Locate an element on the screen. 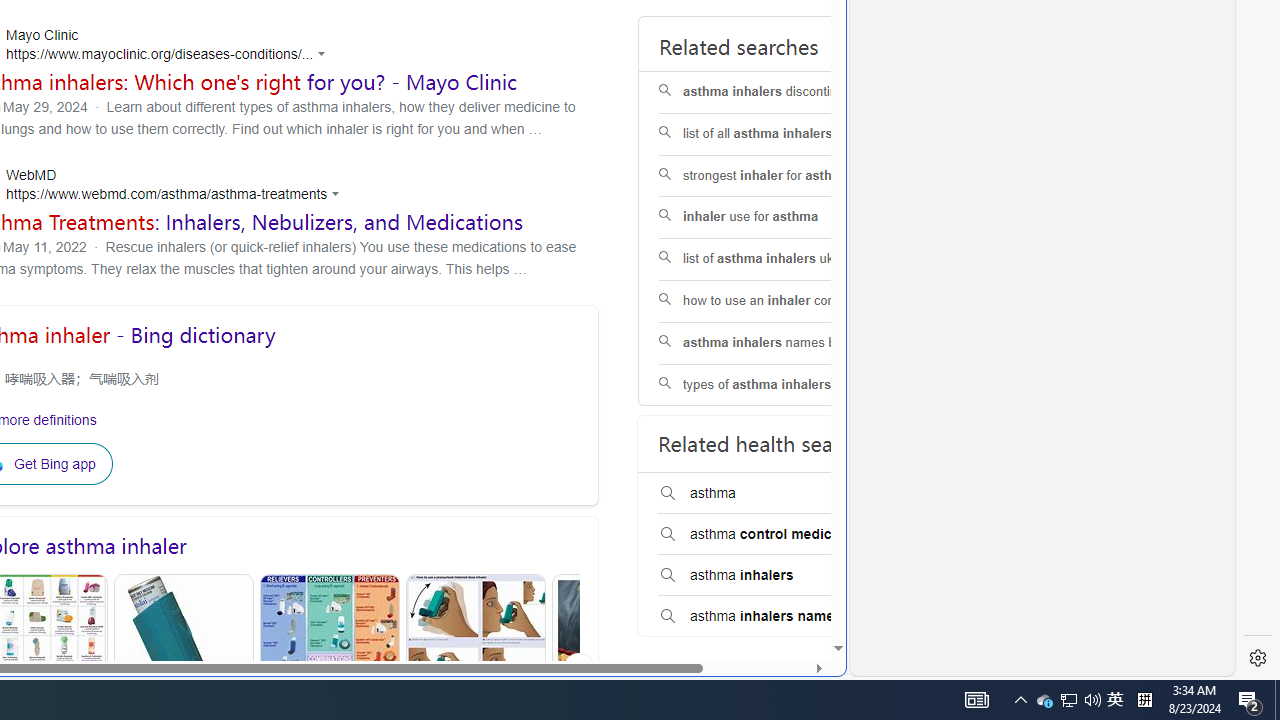 The width and height of the screenshot is (1280, 720). 'inhaler use for asthma' is located at coordinates (784, 218).